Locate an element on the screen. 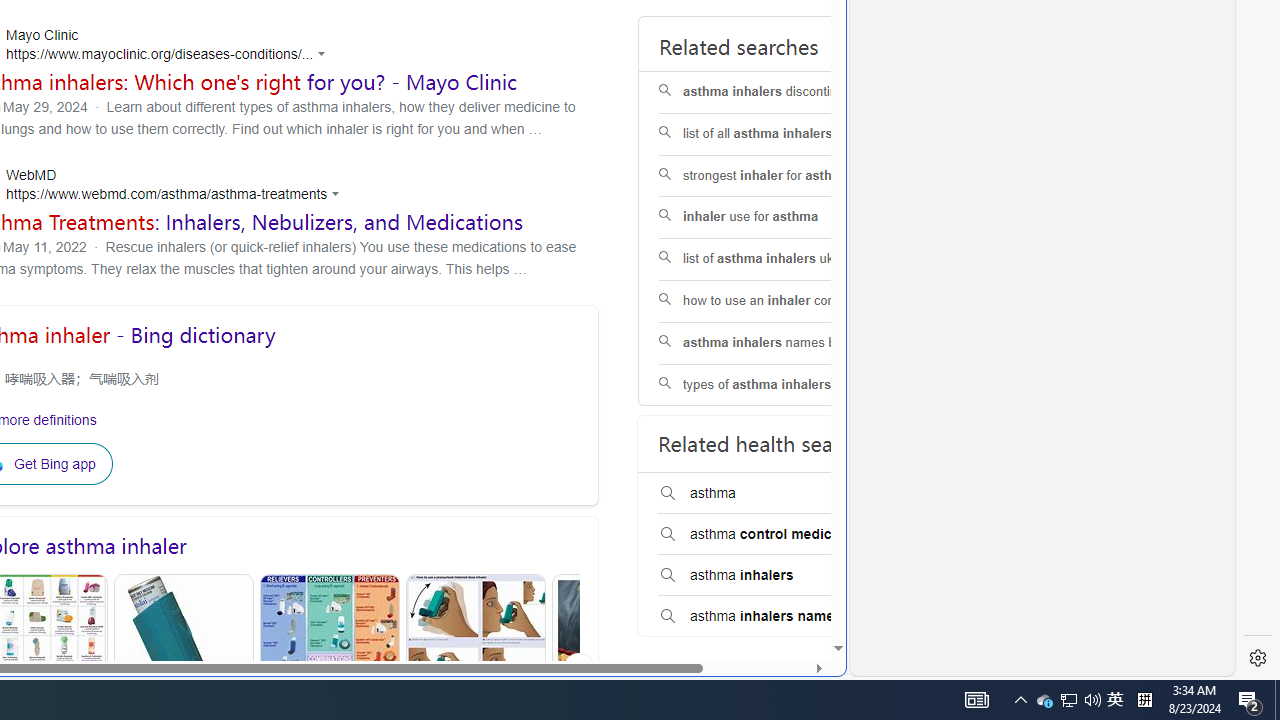 The width and height of the screenshot is (1280, 720). 'inhaler use for asthma' is located at coordinates (784, 218).